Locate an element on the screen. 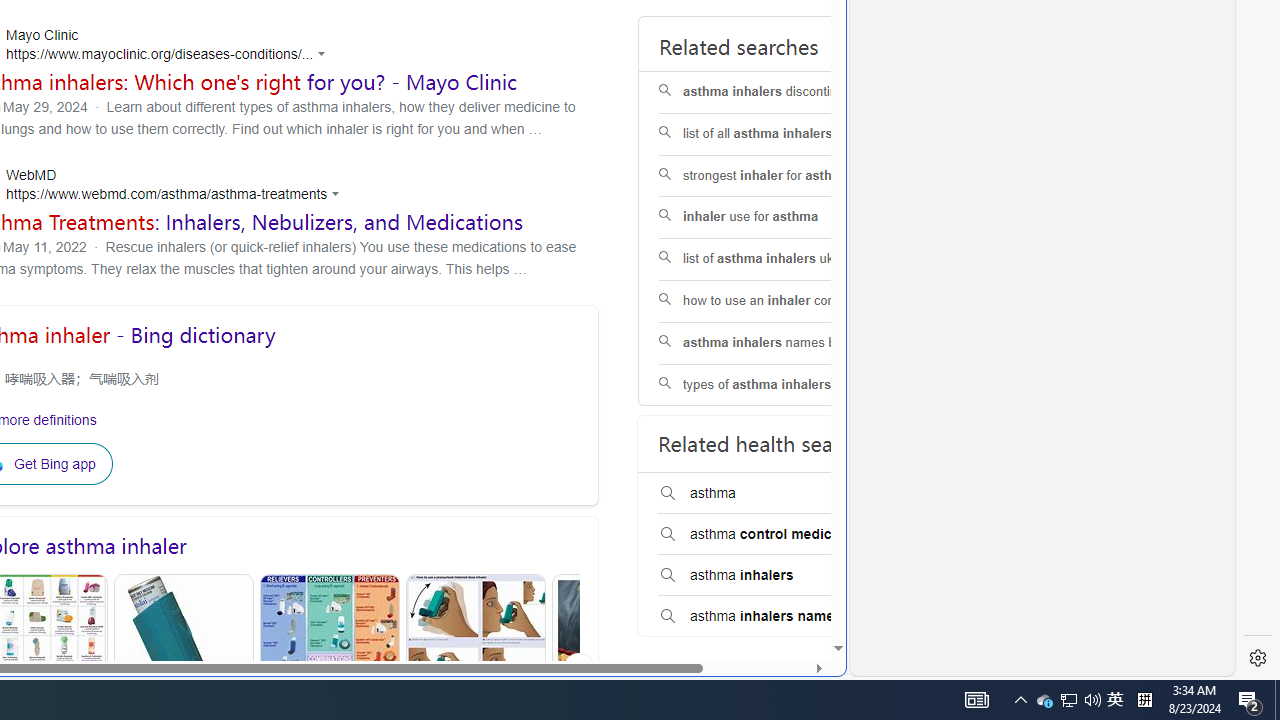 The width and height of the screenshot is (1280, 720). 'inhaler use for asthma' is located at coordinates (784, 218).